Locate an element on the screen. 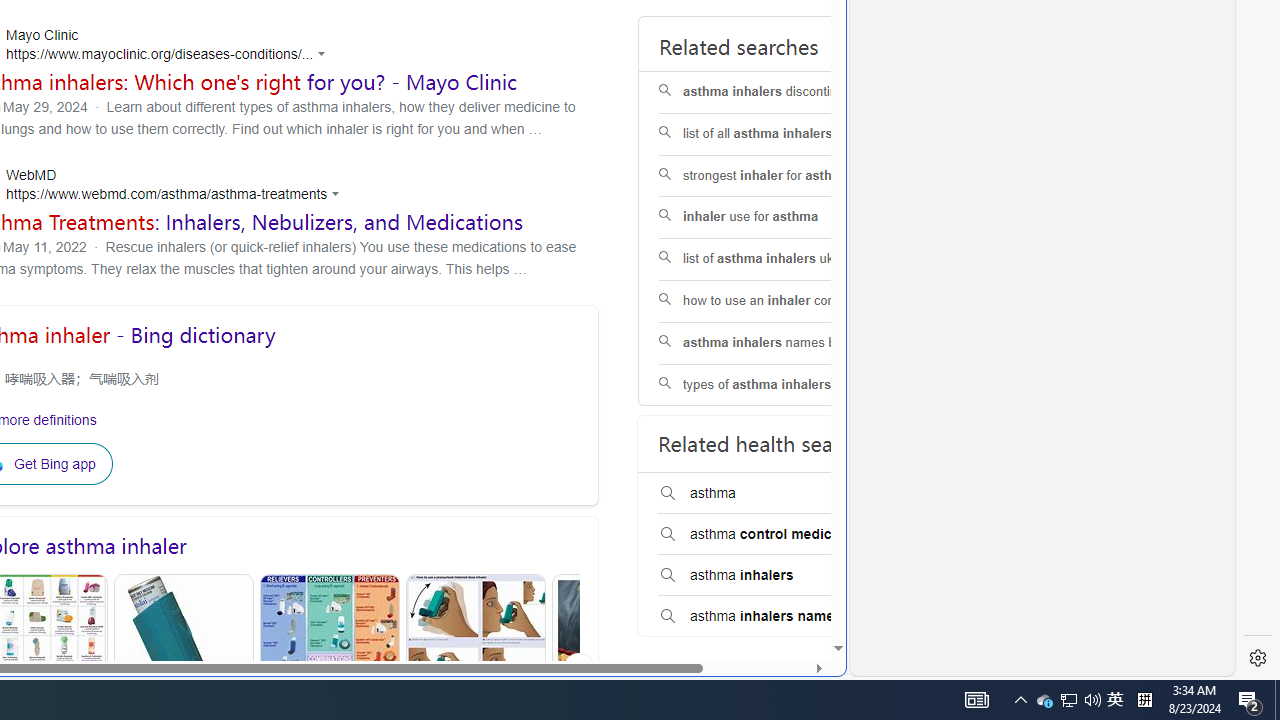 The width and height of the screenshot is (1280, 720). 'inhaler use for asthma' is located at coordinates (784, 218).